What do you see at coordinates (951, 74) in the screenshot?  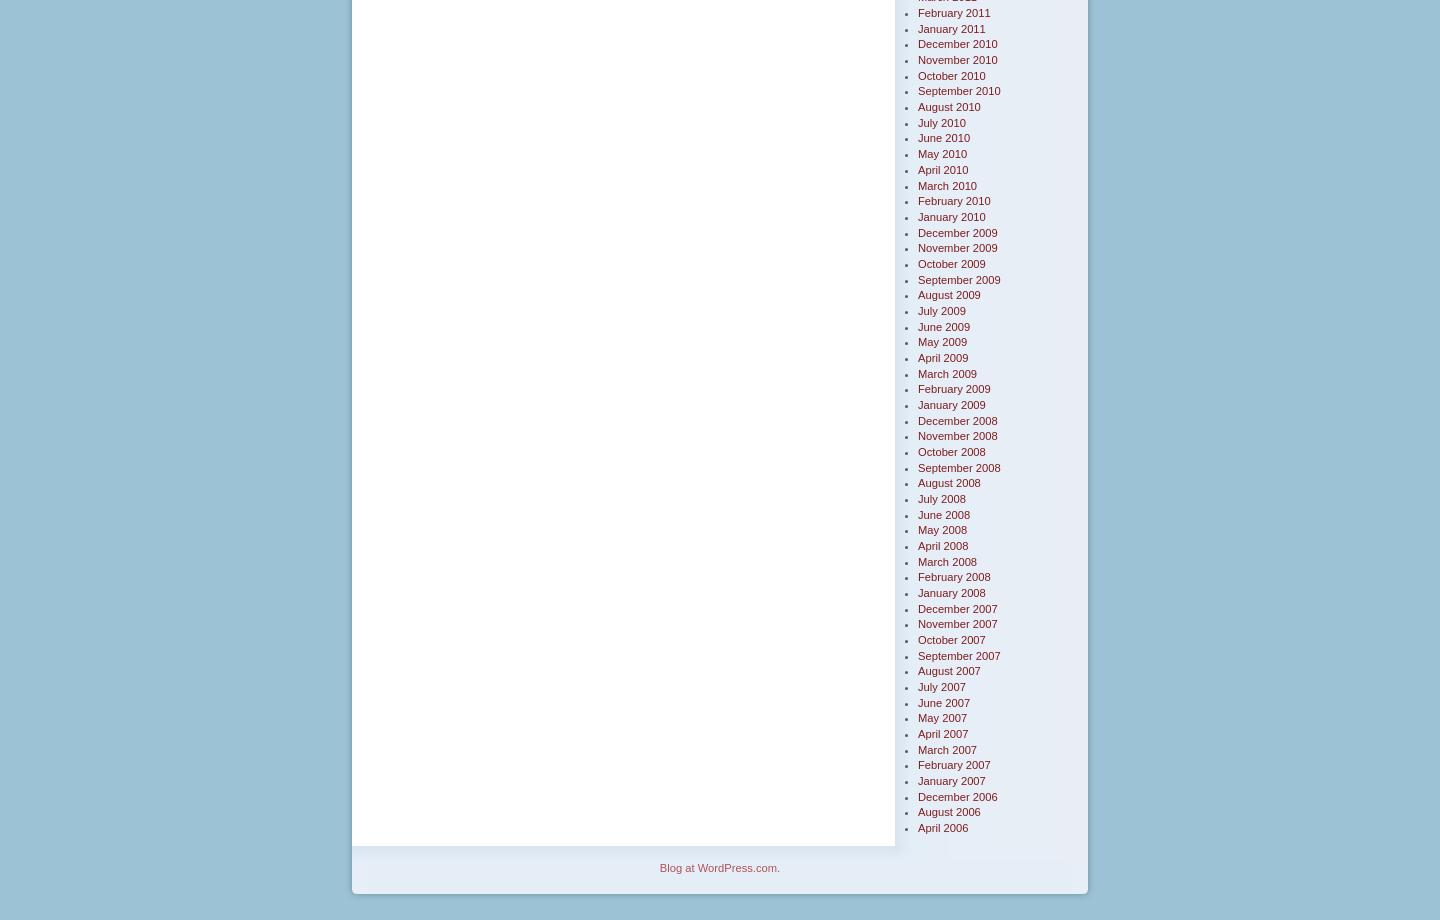 I see `'October 2010'` at bounding box center [951, 74].